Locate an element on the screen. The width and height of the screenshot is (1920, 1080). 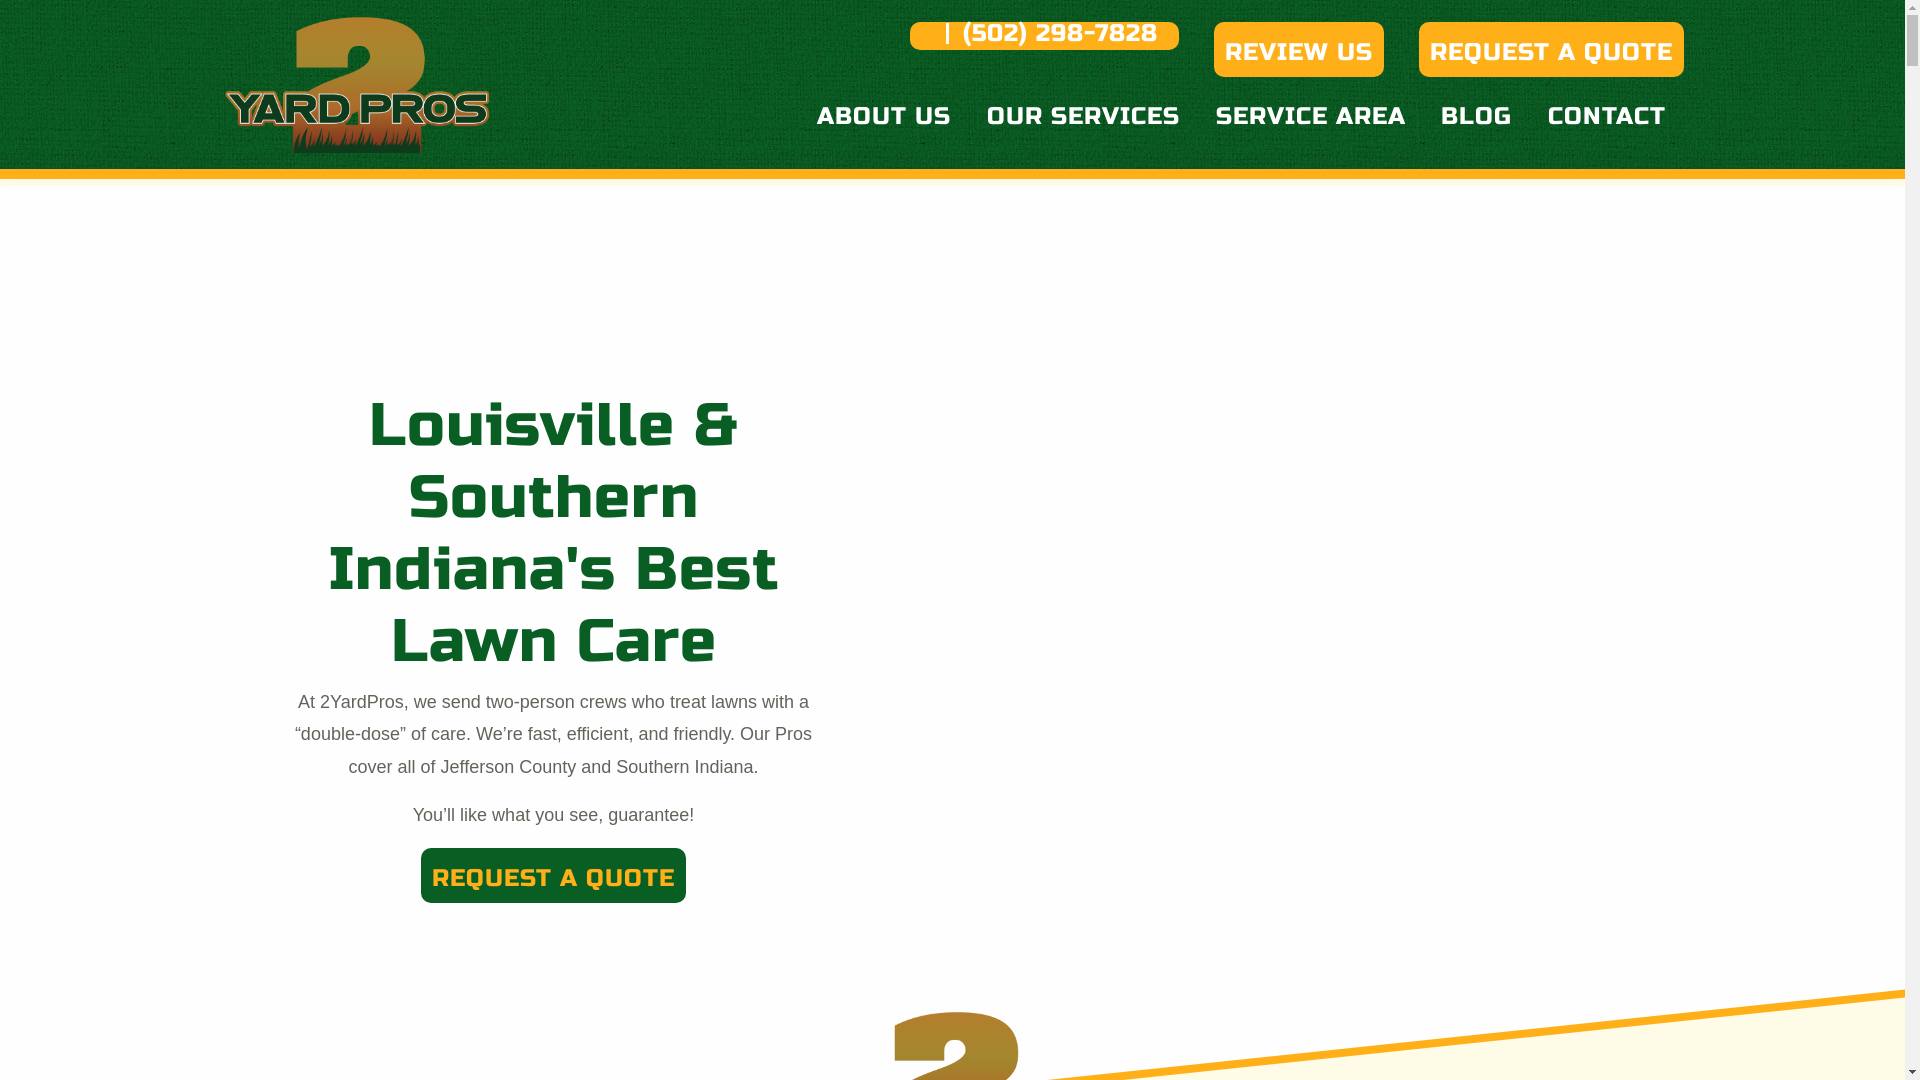
'REVIEW US' is located at coordinates (1299, 48).